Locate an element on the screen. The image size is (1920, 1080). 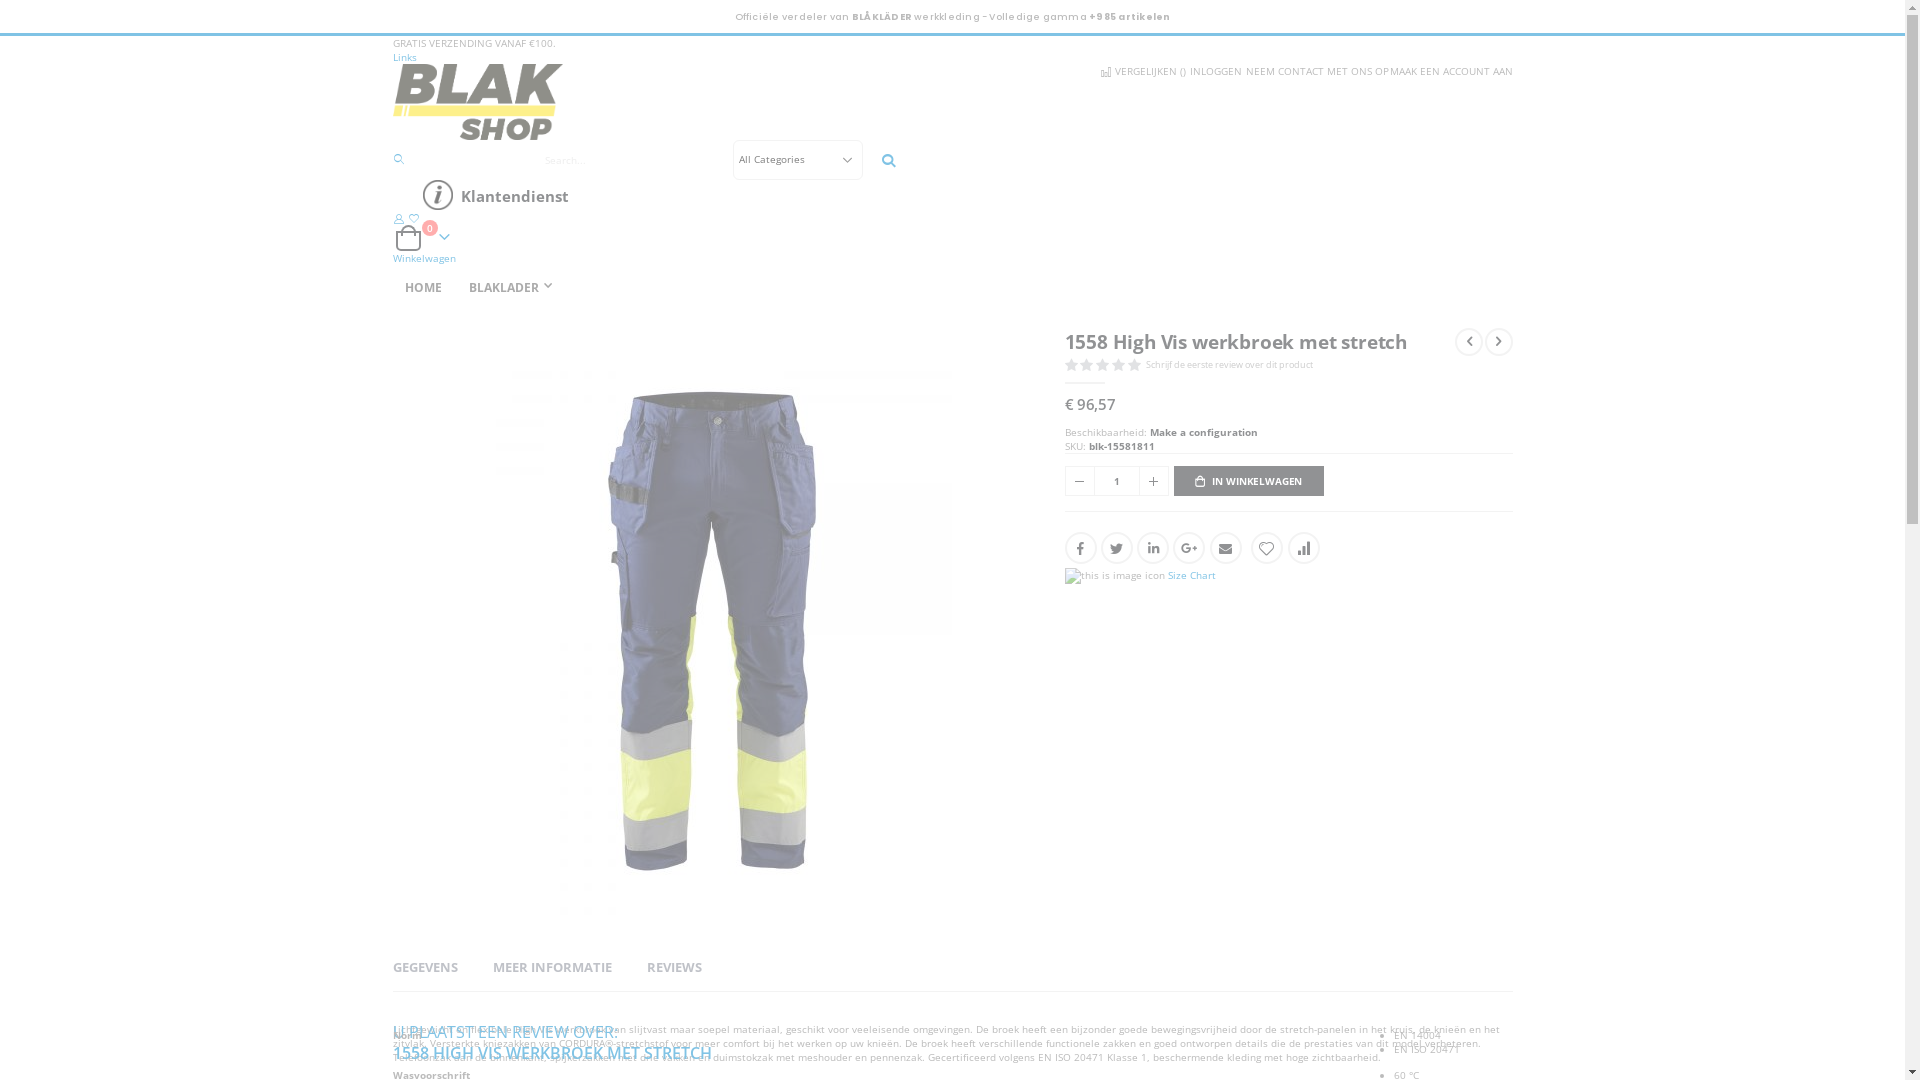
'Schrijf de eerste review over dit product' is located at coordinates (1232, 364).